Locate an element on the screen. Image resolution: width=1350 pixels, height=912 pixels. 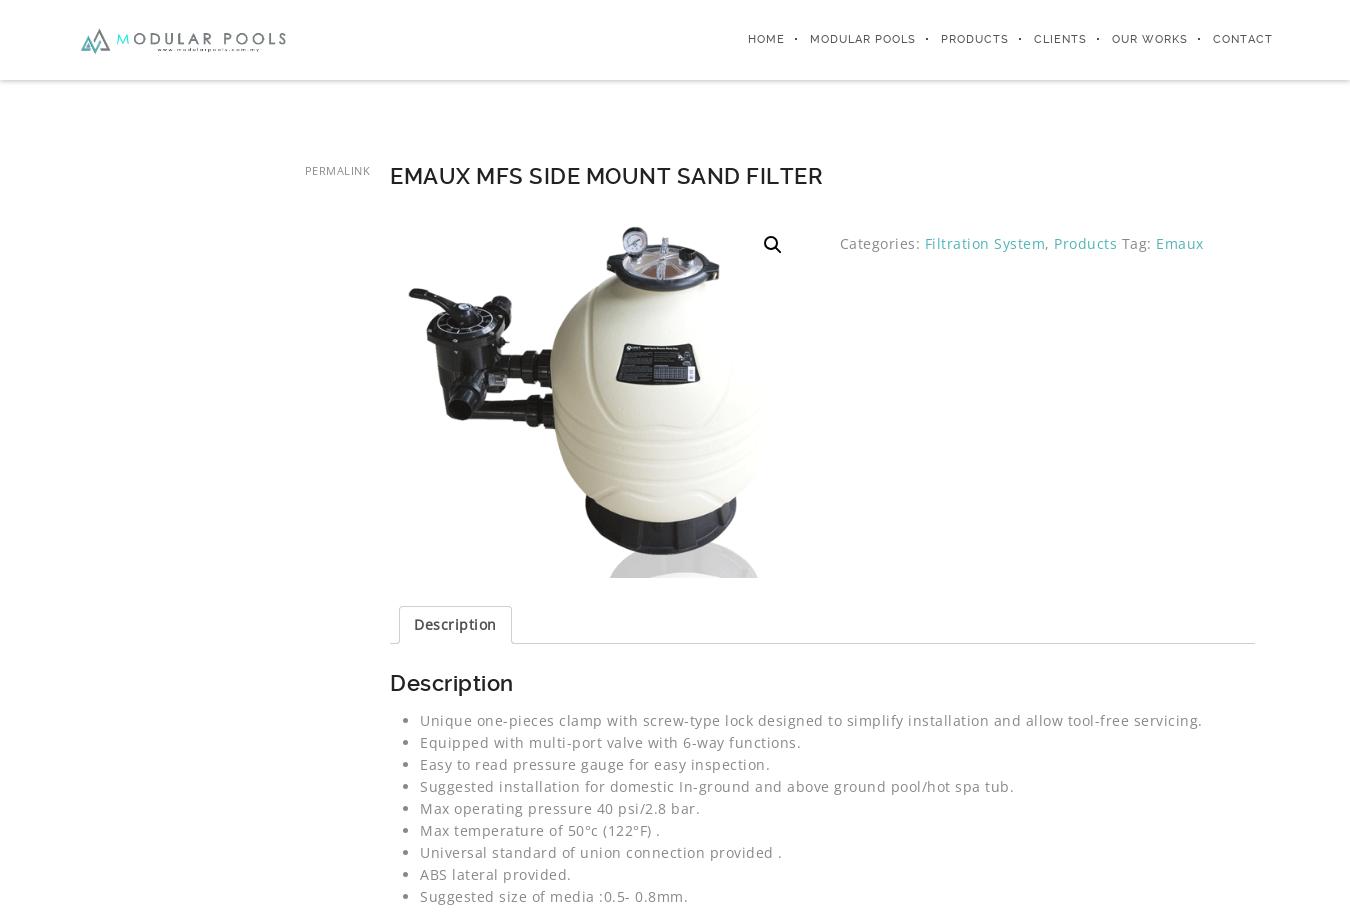
'Unique one-pieces clamp with screw-type lock designed to simplify installation and allow tool-free servicing.' is located at coordinates (419, 719).